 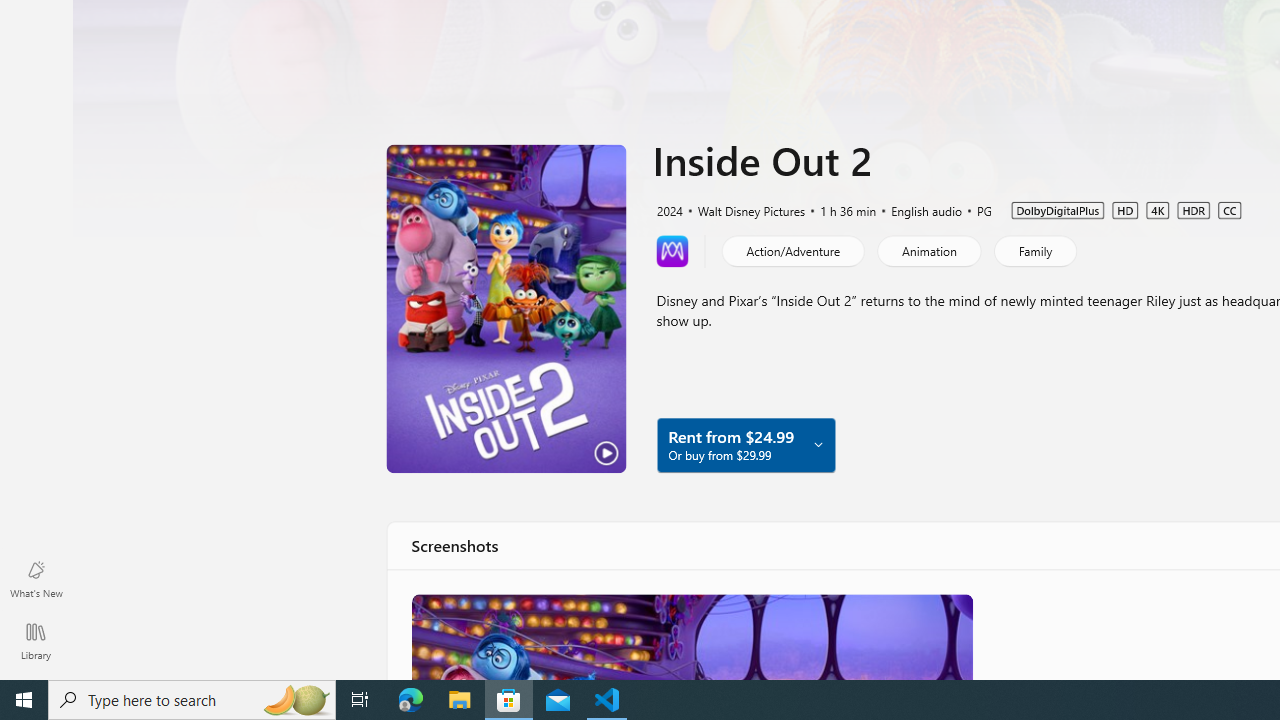 What do you see at coordinates (506, 308) in the screenshot?
I see `'Play Trailer'` at bounding box center [506, 308].